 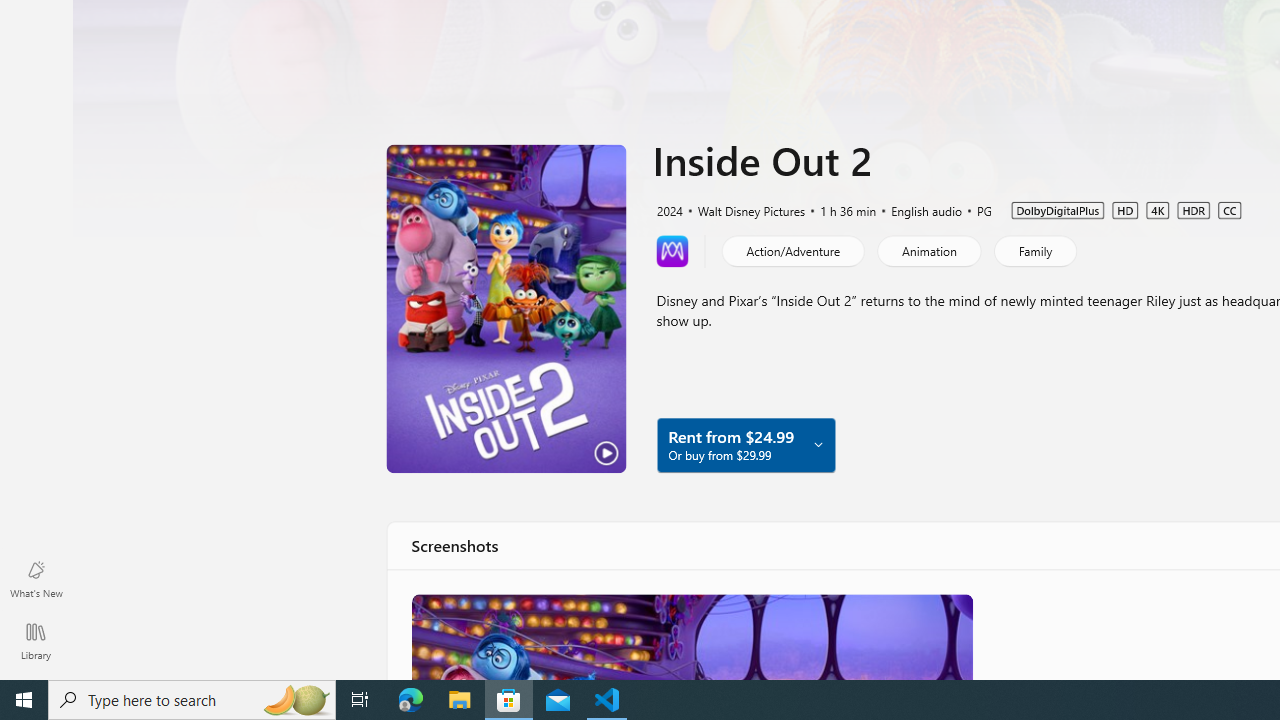 What do you see at coordinates (506, 308) in the screenshot?
I see `'Play Trailer'` at bounding box center [506, 308].